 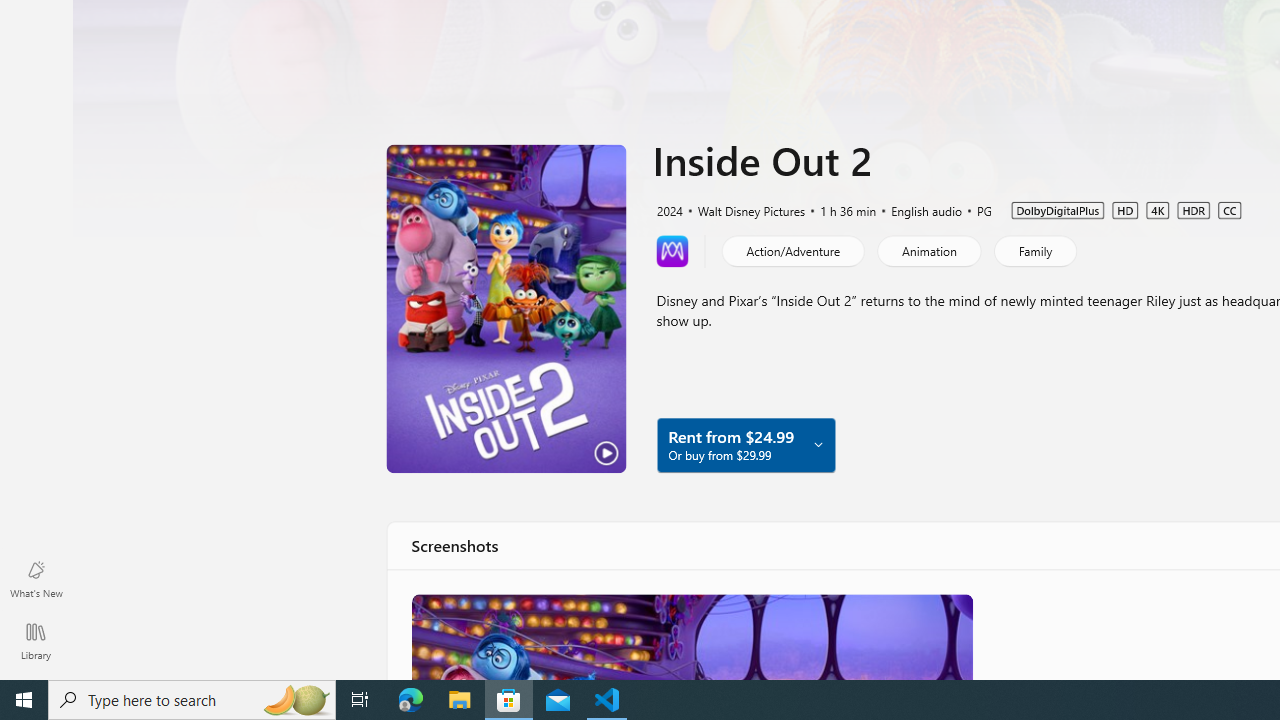 What do you see at coordinates (506, 308) in the screenshot?
I see `'Play Trailer'` at bounding box center [506, 308].